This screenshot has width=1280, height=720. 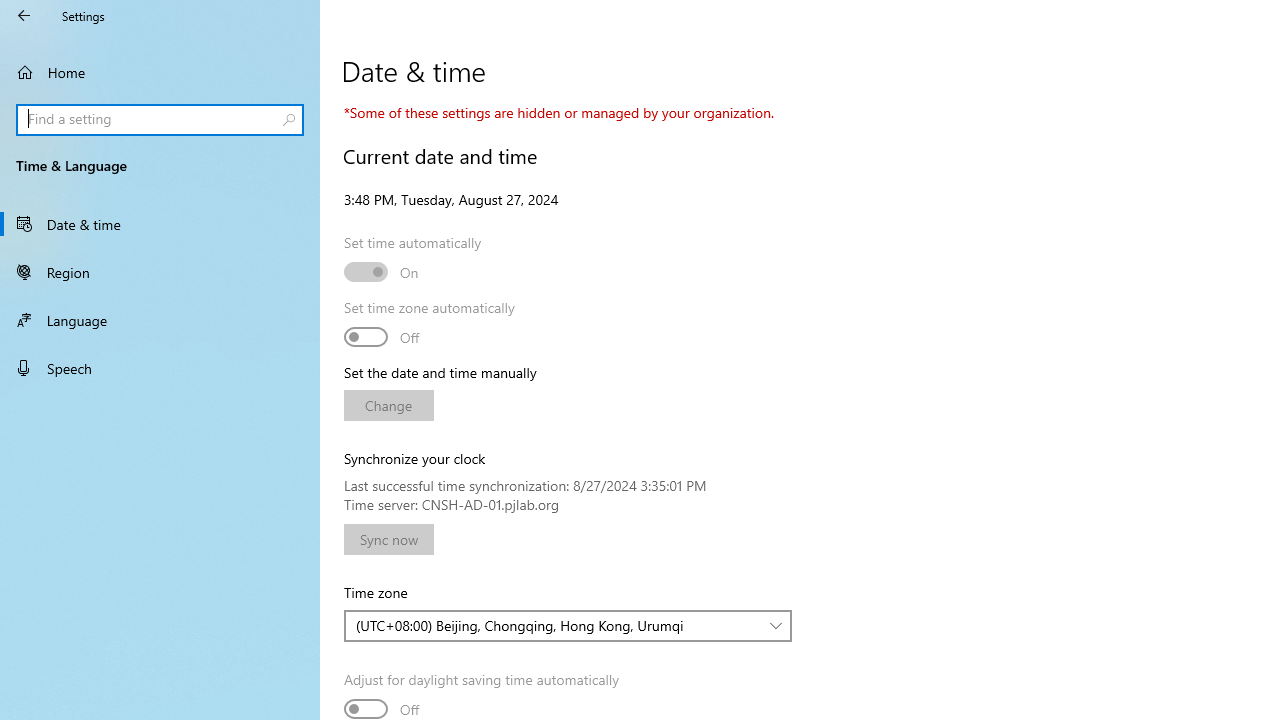 I want to click on 'Set the date and time manually', so click(x=389, y=405).